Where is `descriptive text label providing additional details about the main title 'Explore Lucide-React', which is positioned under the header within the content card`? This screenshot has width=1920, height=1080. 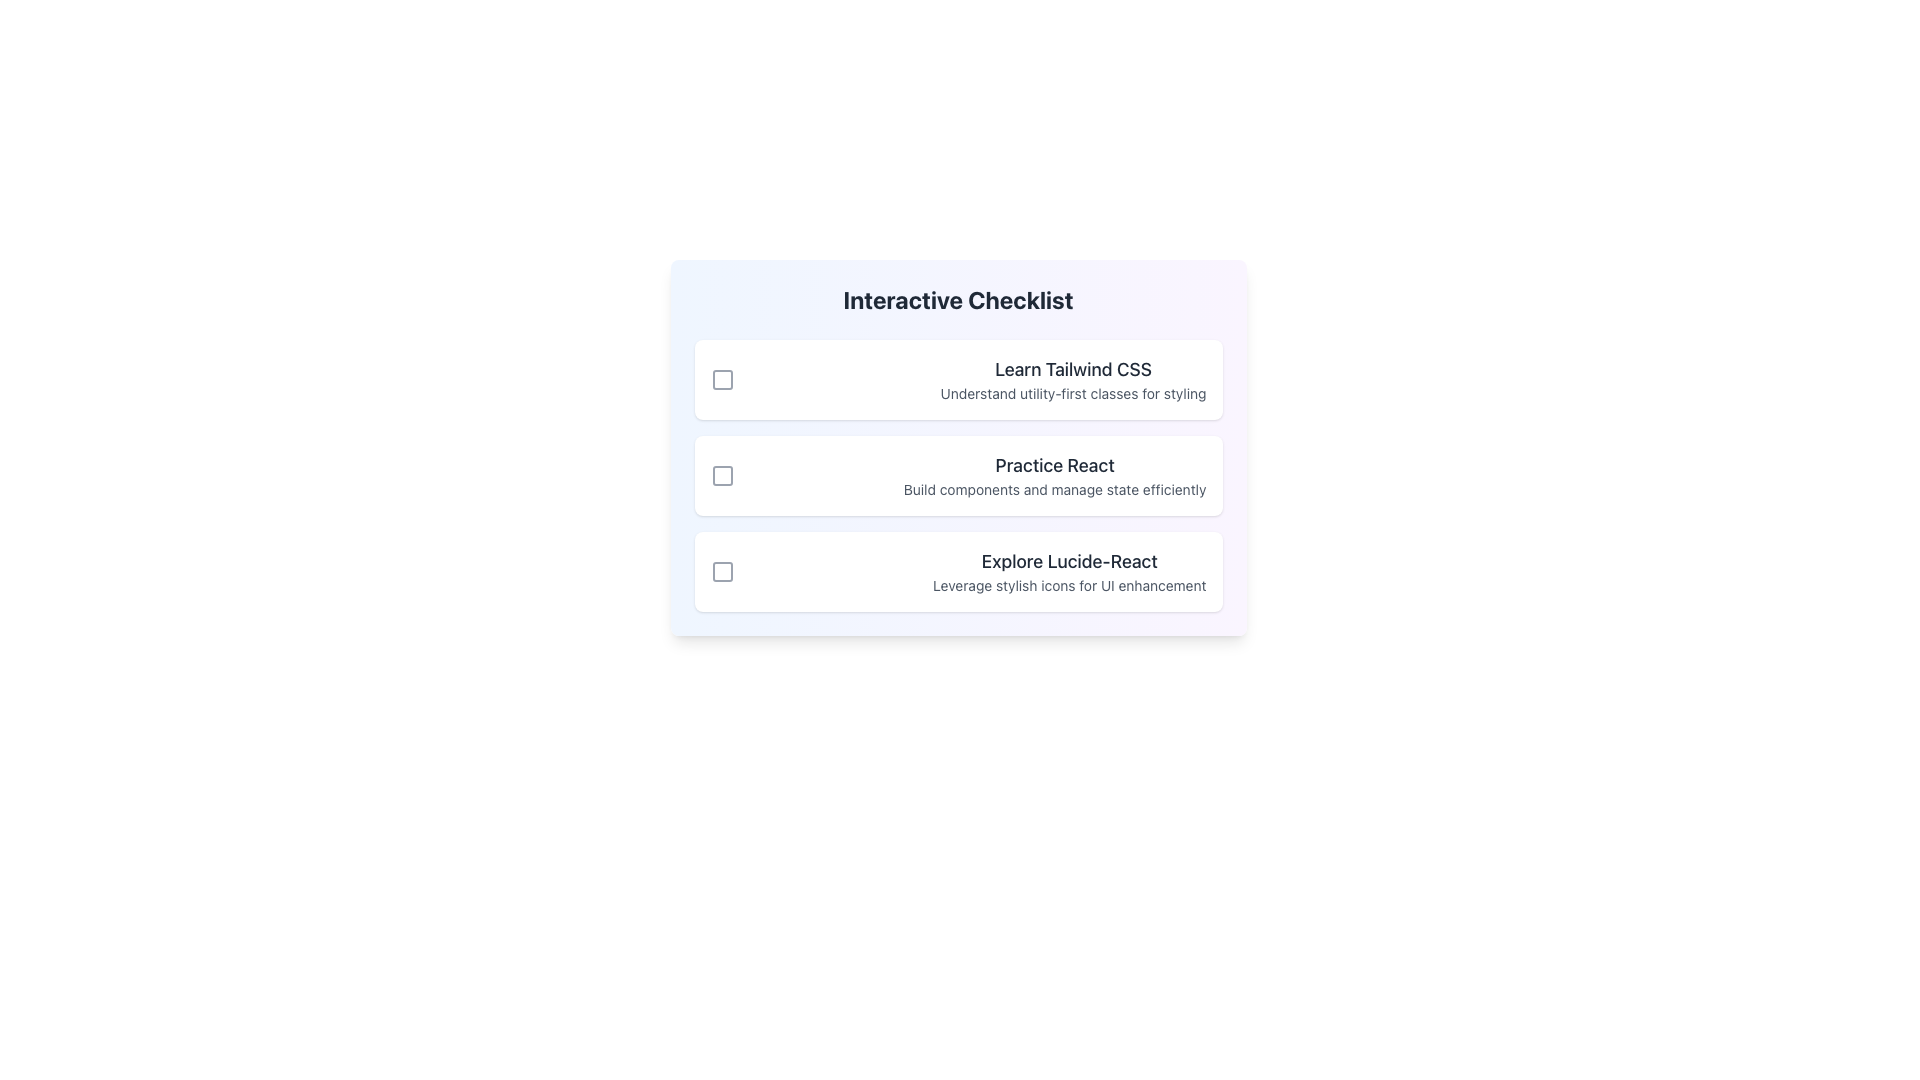 descriptive text label providing additional details about the main title 'Explore Lucide-React', which is positioned under the header within the content card is located at coordinates (1068, 585).